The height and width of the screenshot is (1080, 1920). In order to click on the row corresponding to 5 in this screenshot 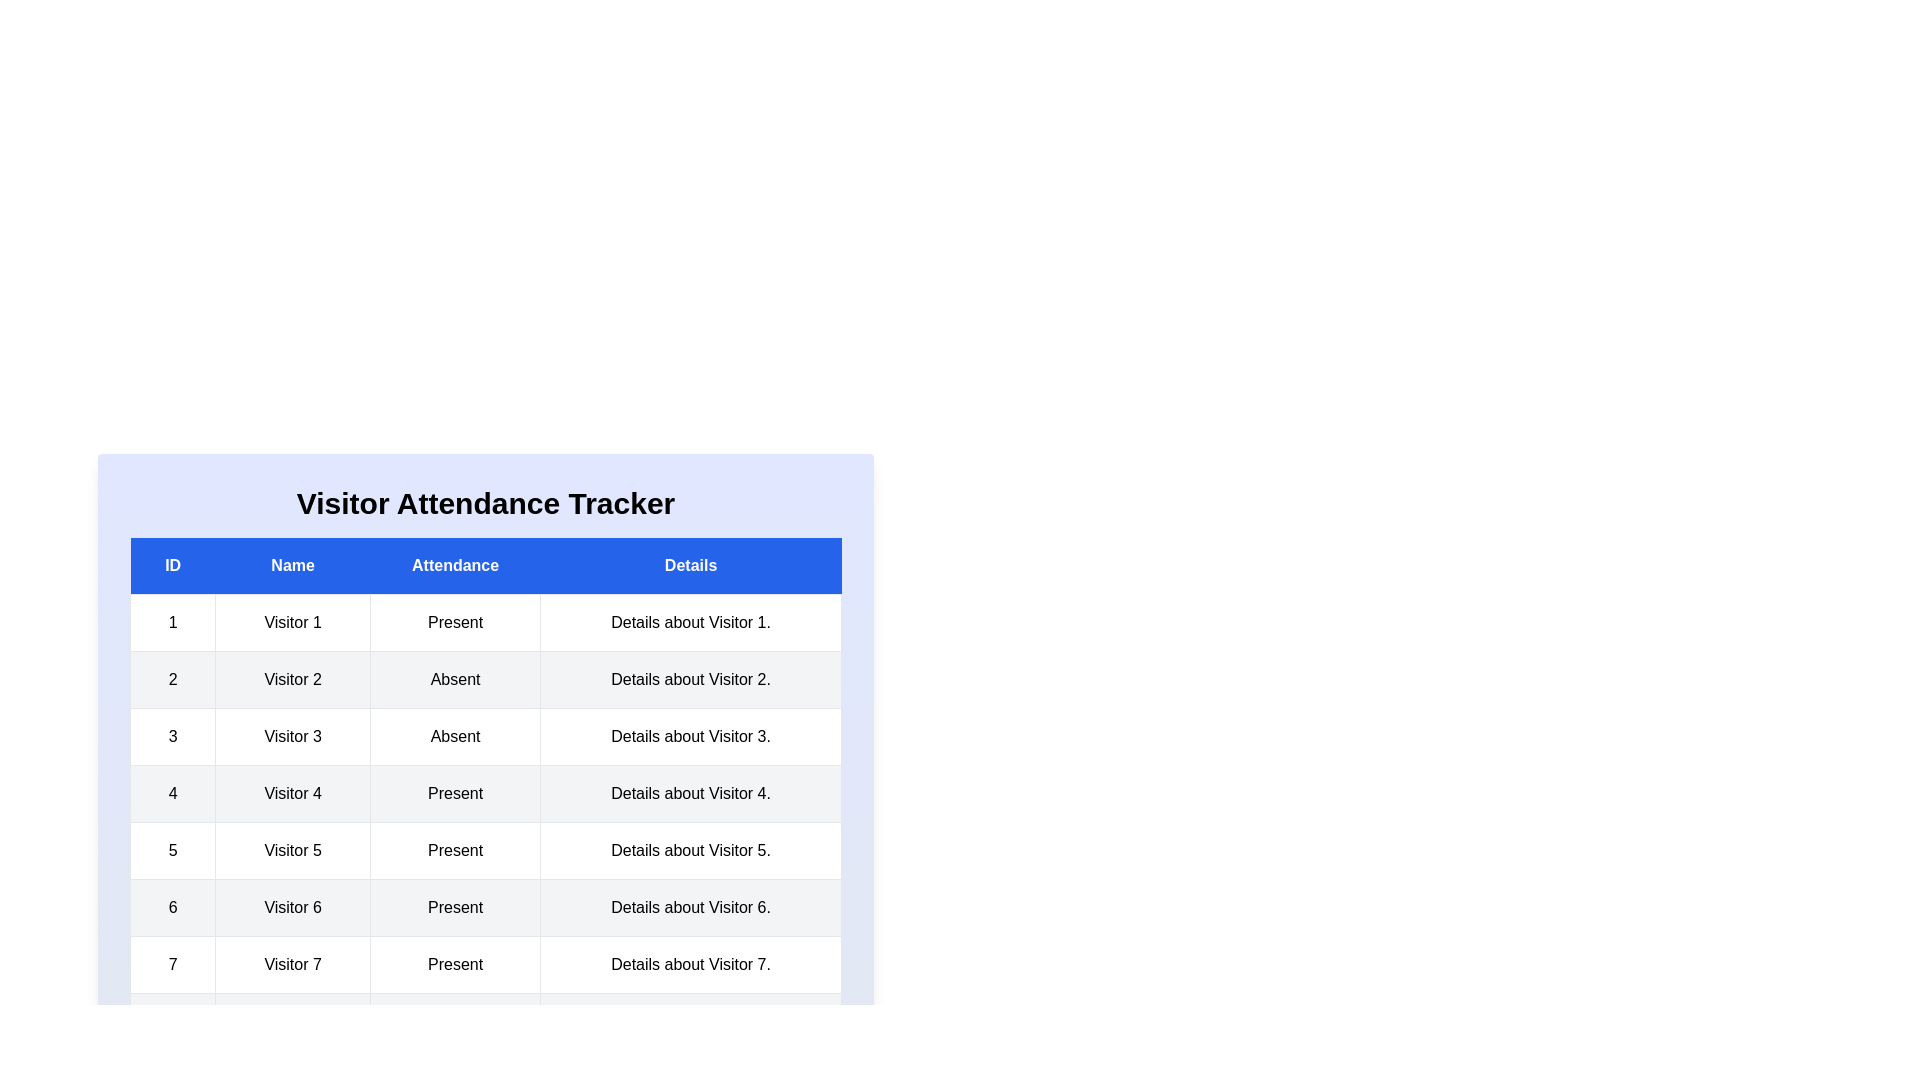, I will do `click(485, 851)`.